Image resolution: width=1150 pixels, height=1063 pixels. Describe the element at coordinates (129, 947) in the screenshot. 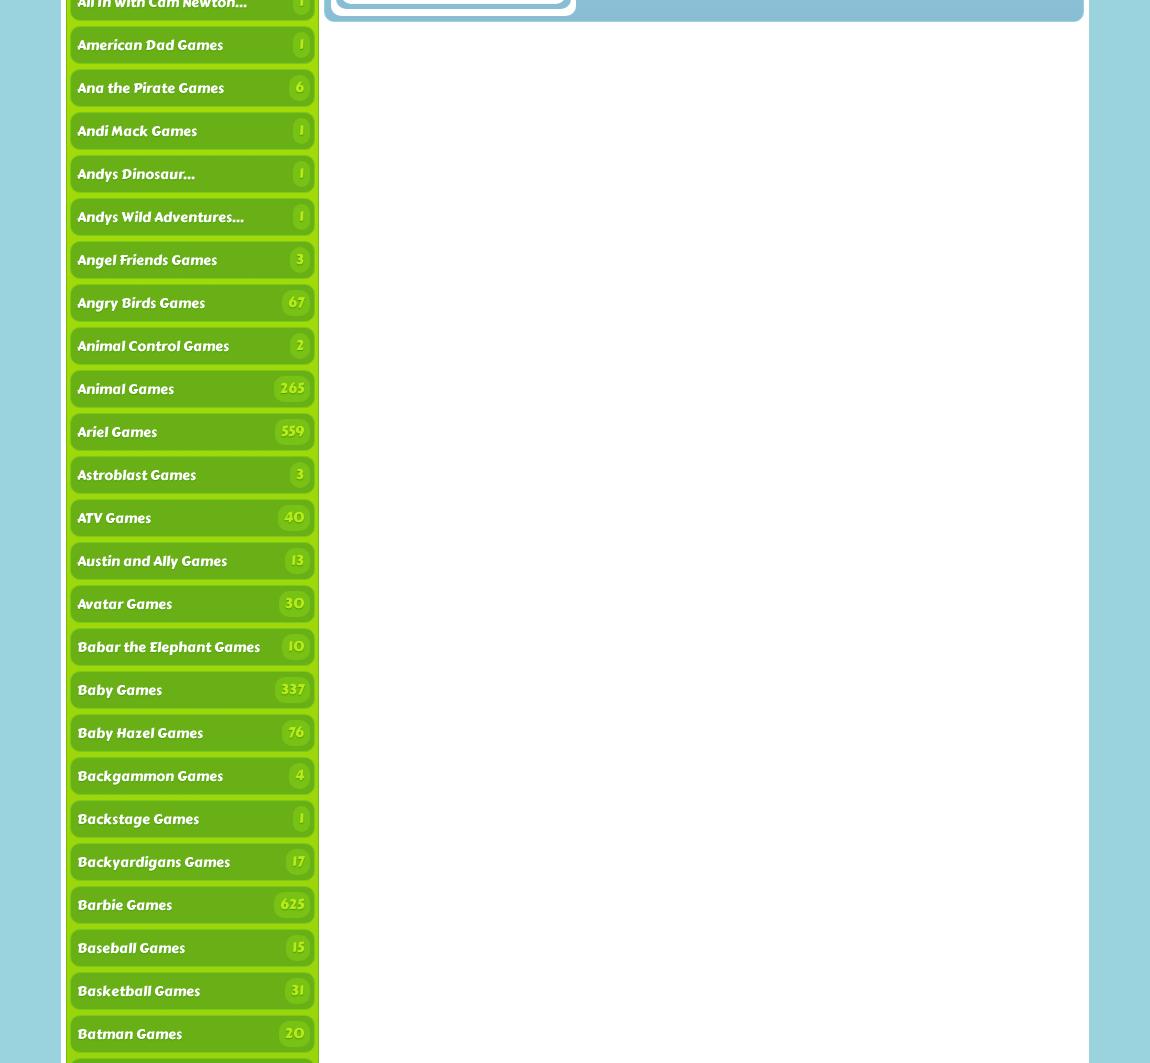

I see `'Baseball Games'` at that location.